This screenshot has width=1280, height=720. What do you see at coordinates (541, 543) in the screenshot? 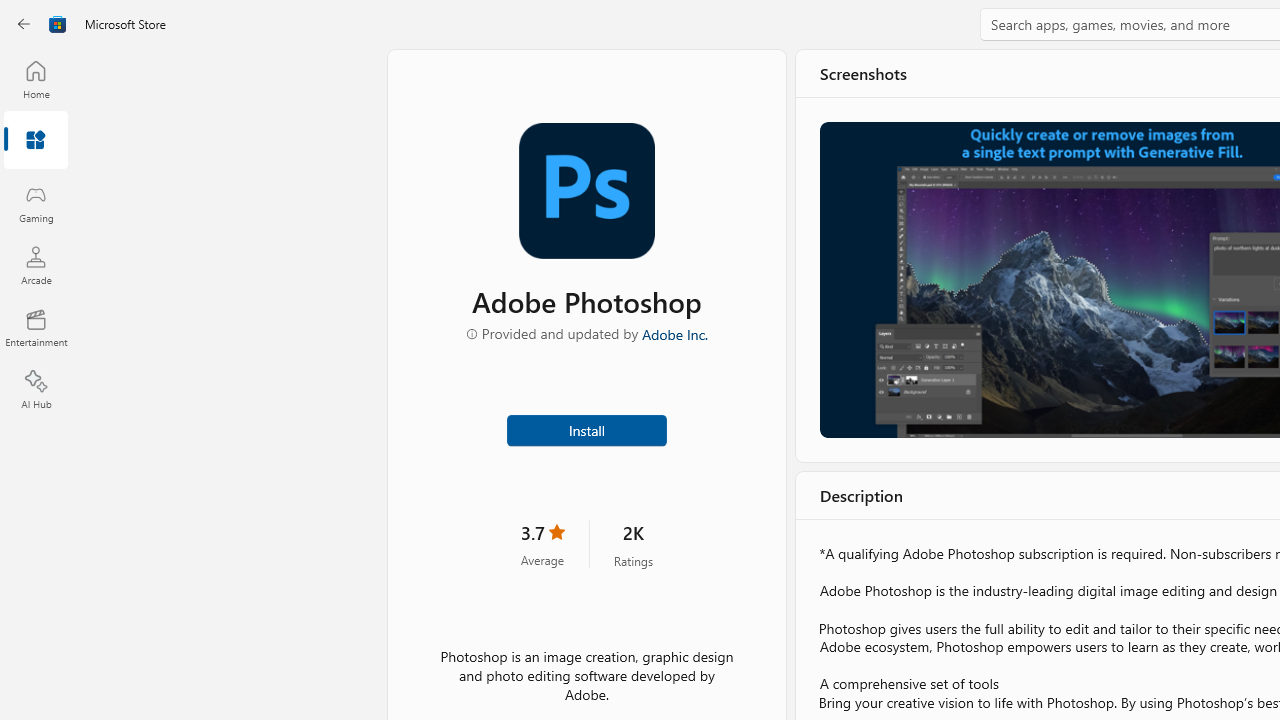
I see `'3.7 stars. Click to skip to ratings and reviews'` at bounding box center [541, 543].